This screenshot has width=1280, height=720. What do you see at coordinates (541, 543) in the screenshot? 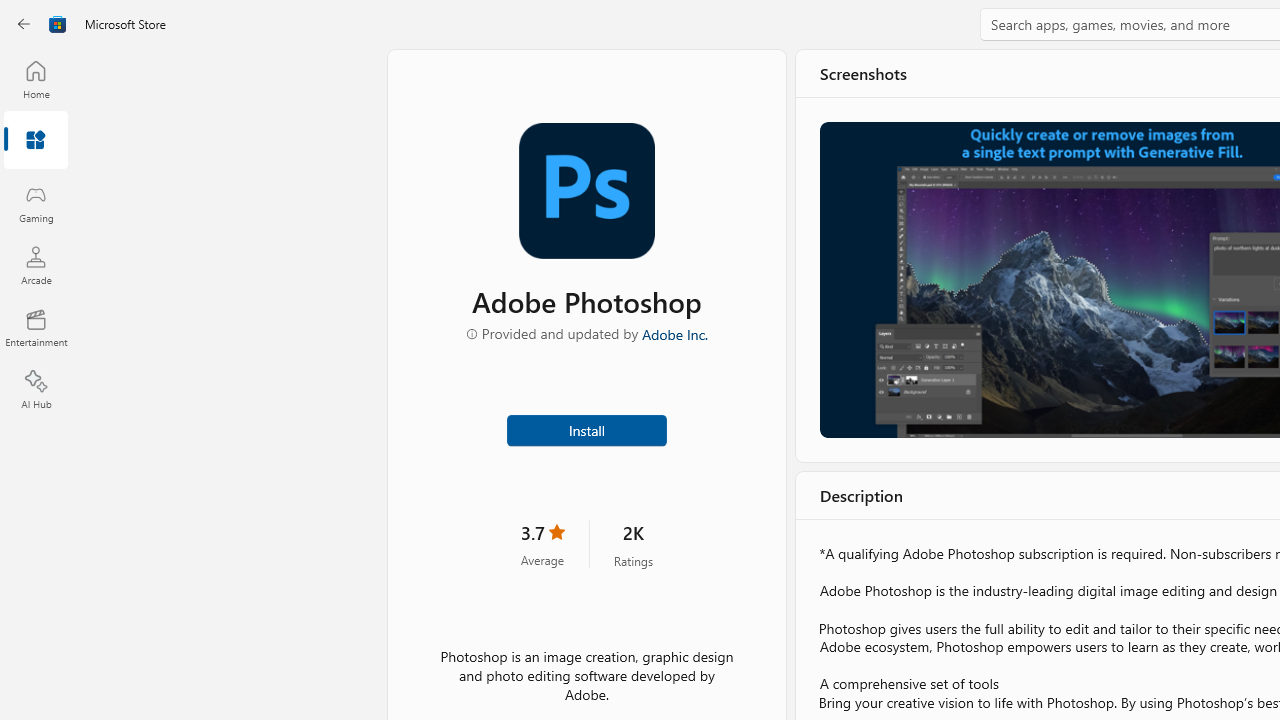
I see `'3.7 stars. Click to skip to ratings and reviews'` at bounding box center [541, 543].